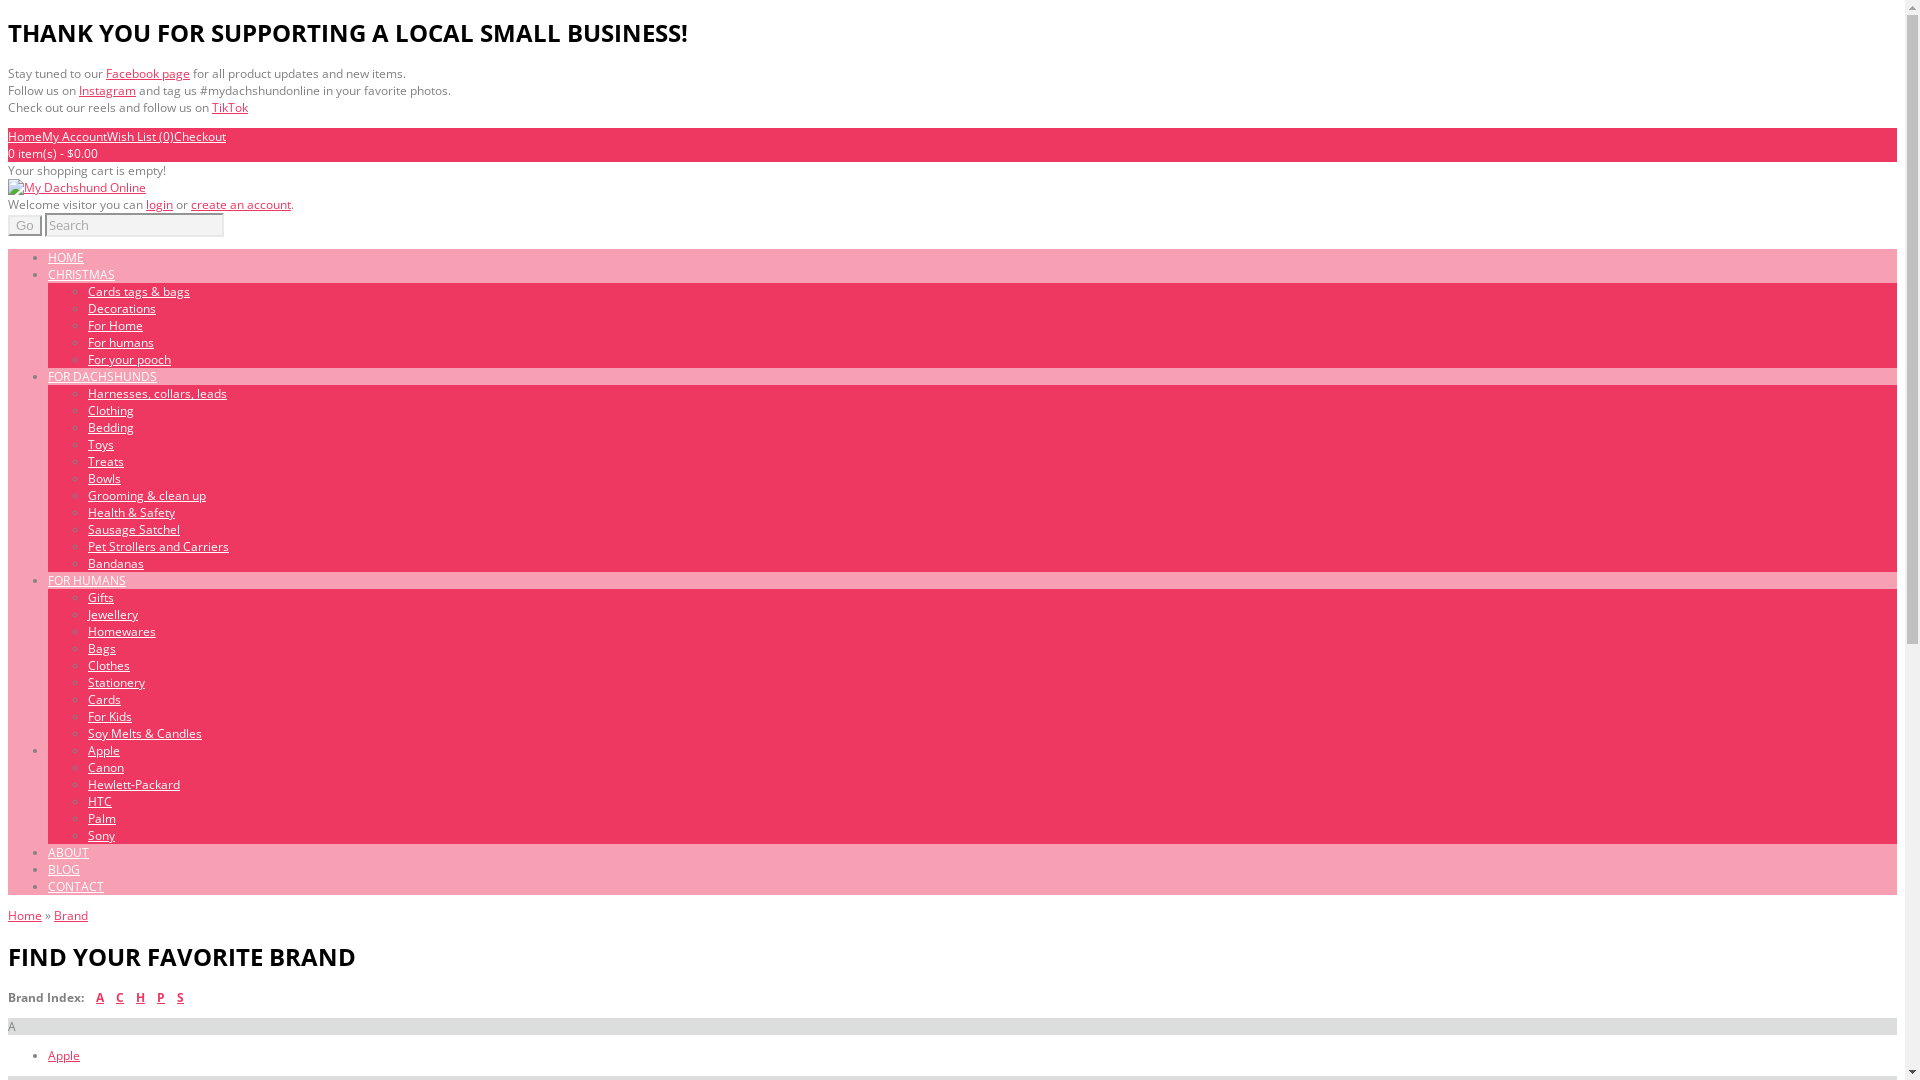 The height and width of the screenshot is (1080, 1920). I want to click on 'CONTACT', so click(76, 885).